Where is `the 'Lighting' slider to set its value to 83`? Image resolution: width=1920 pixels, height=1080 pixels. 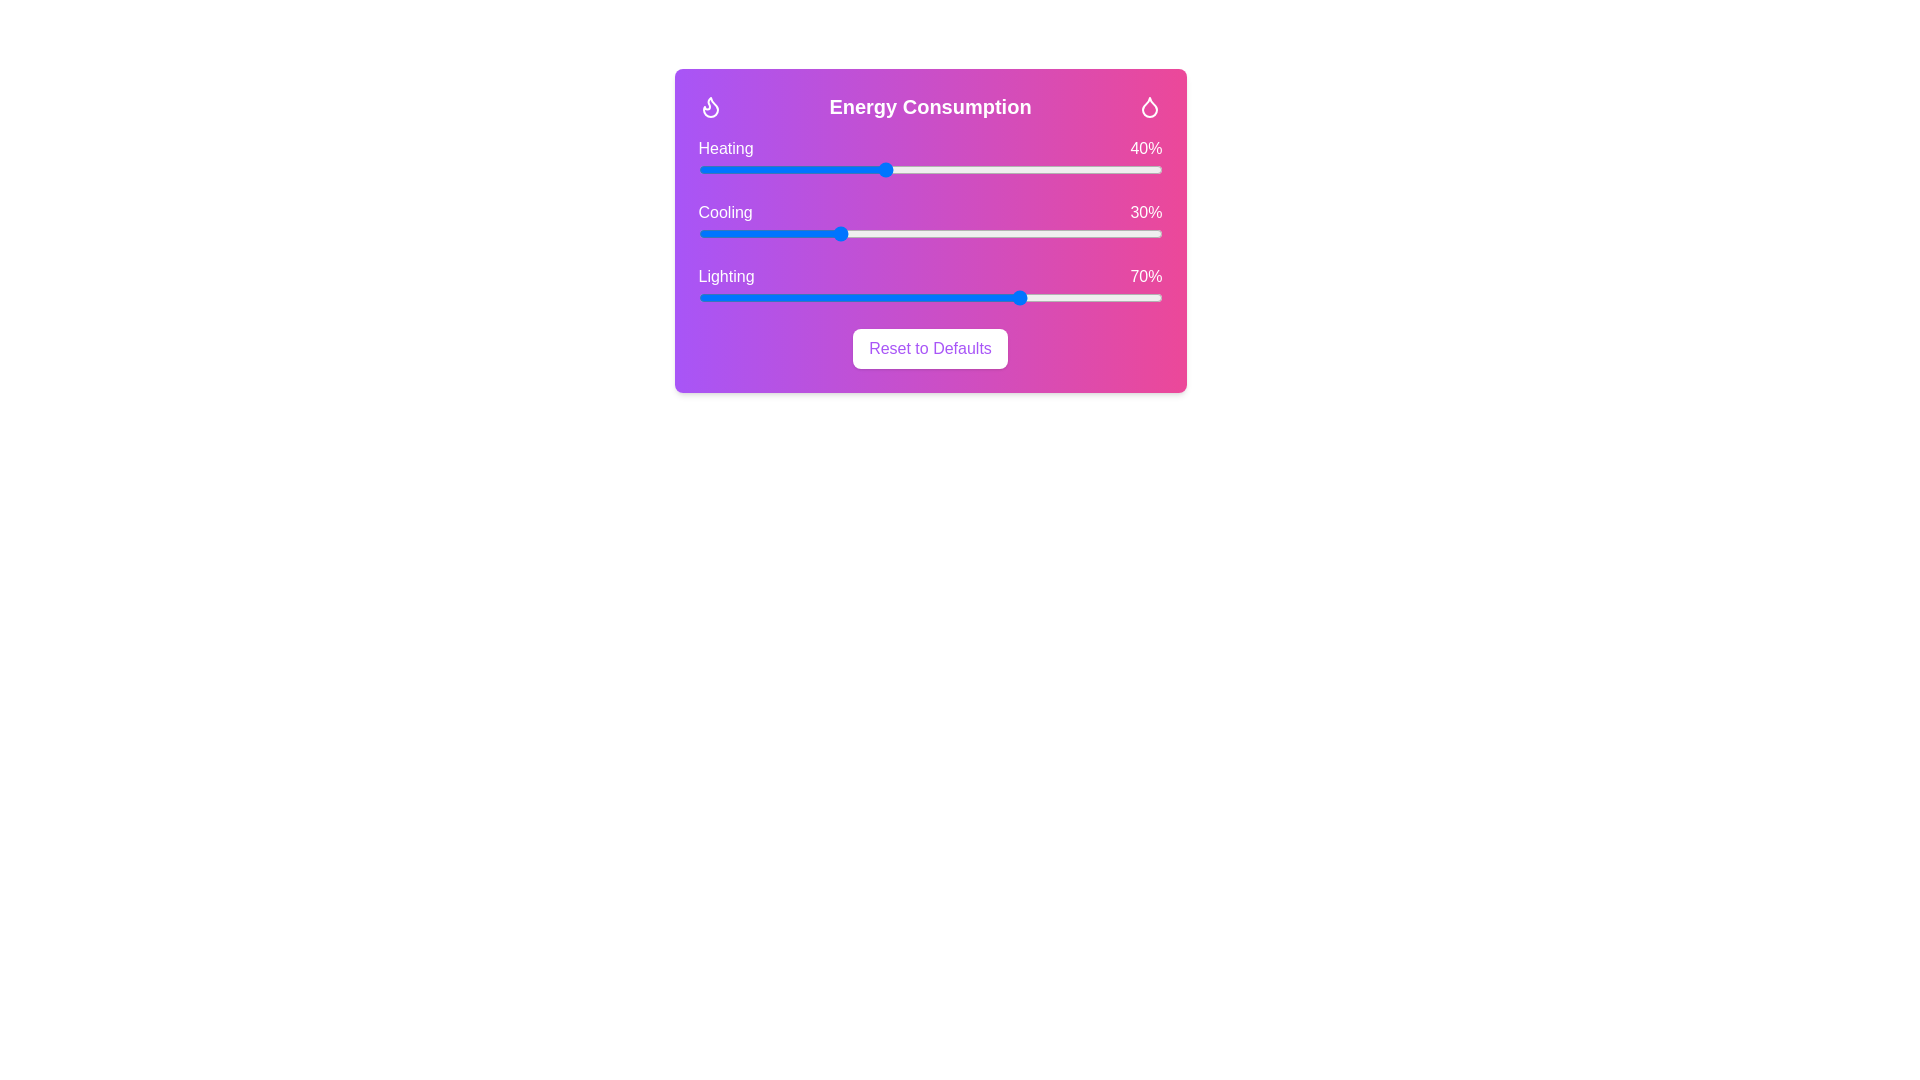 the 'Lighting' slider to set its value to 83 is located at coordinates (1082, 297).